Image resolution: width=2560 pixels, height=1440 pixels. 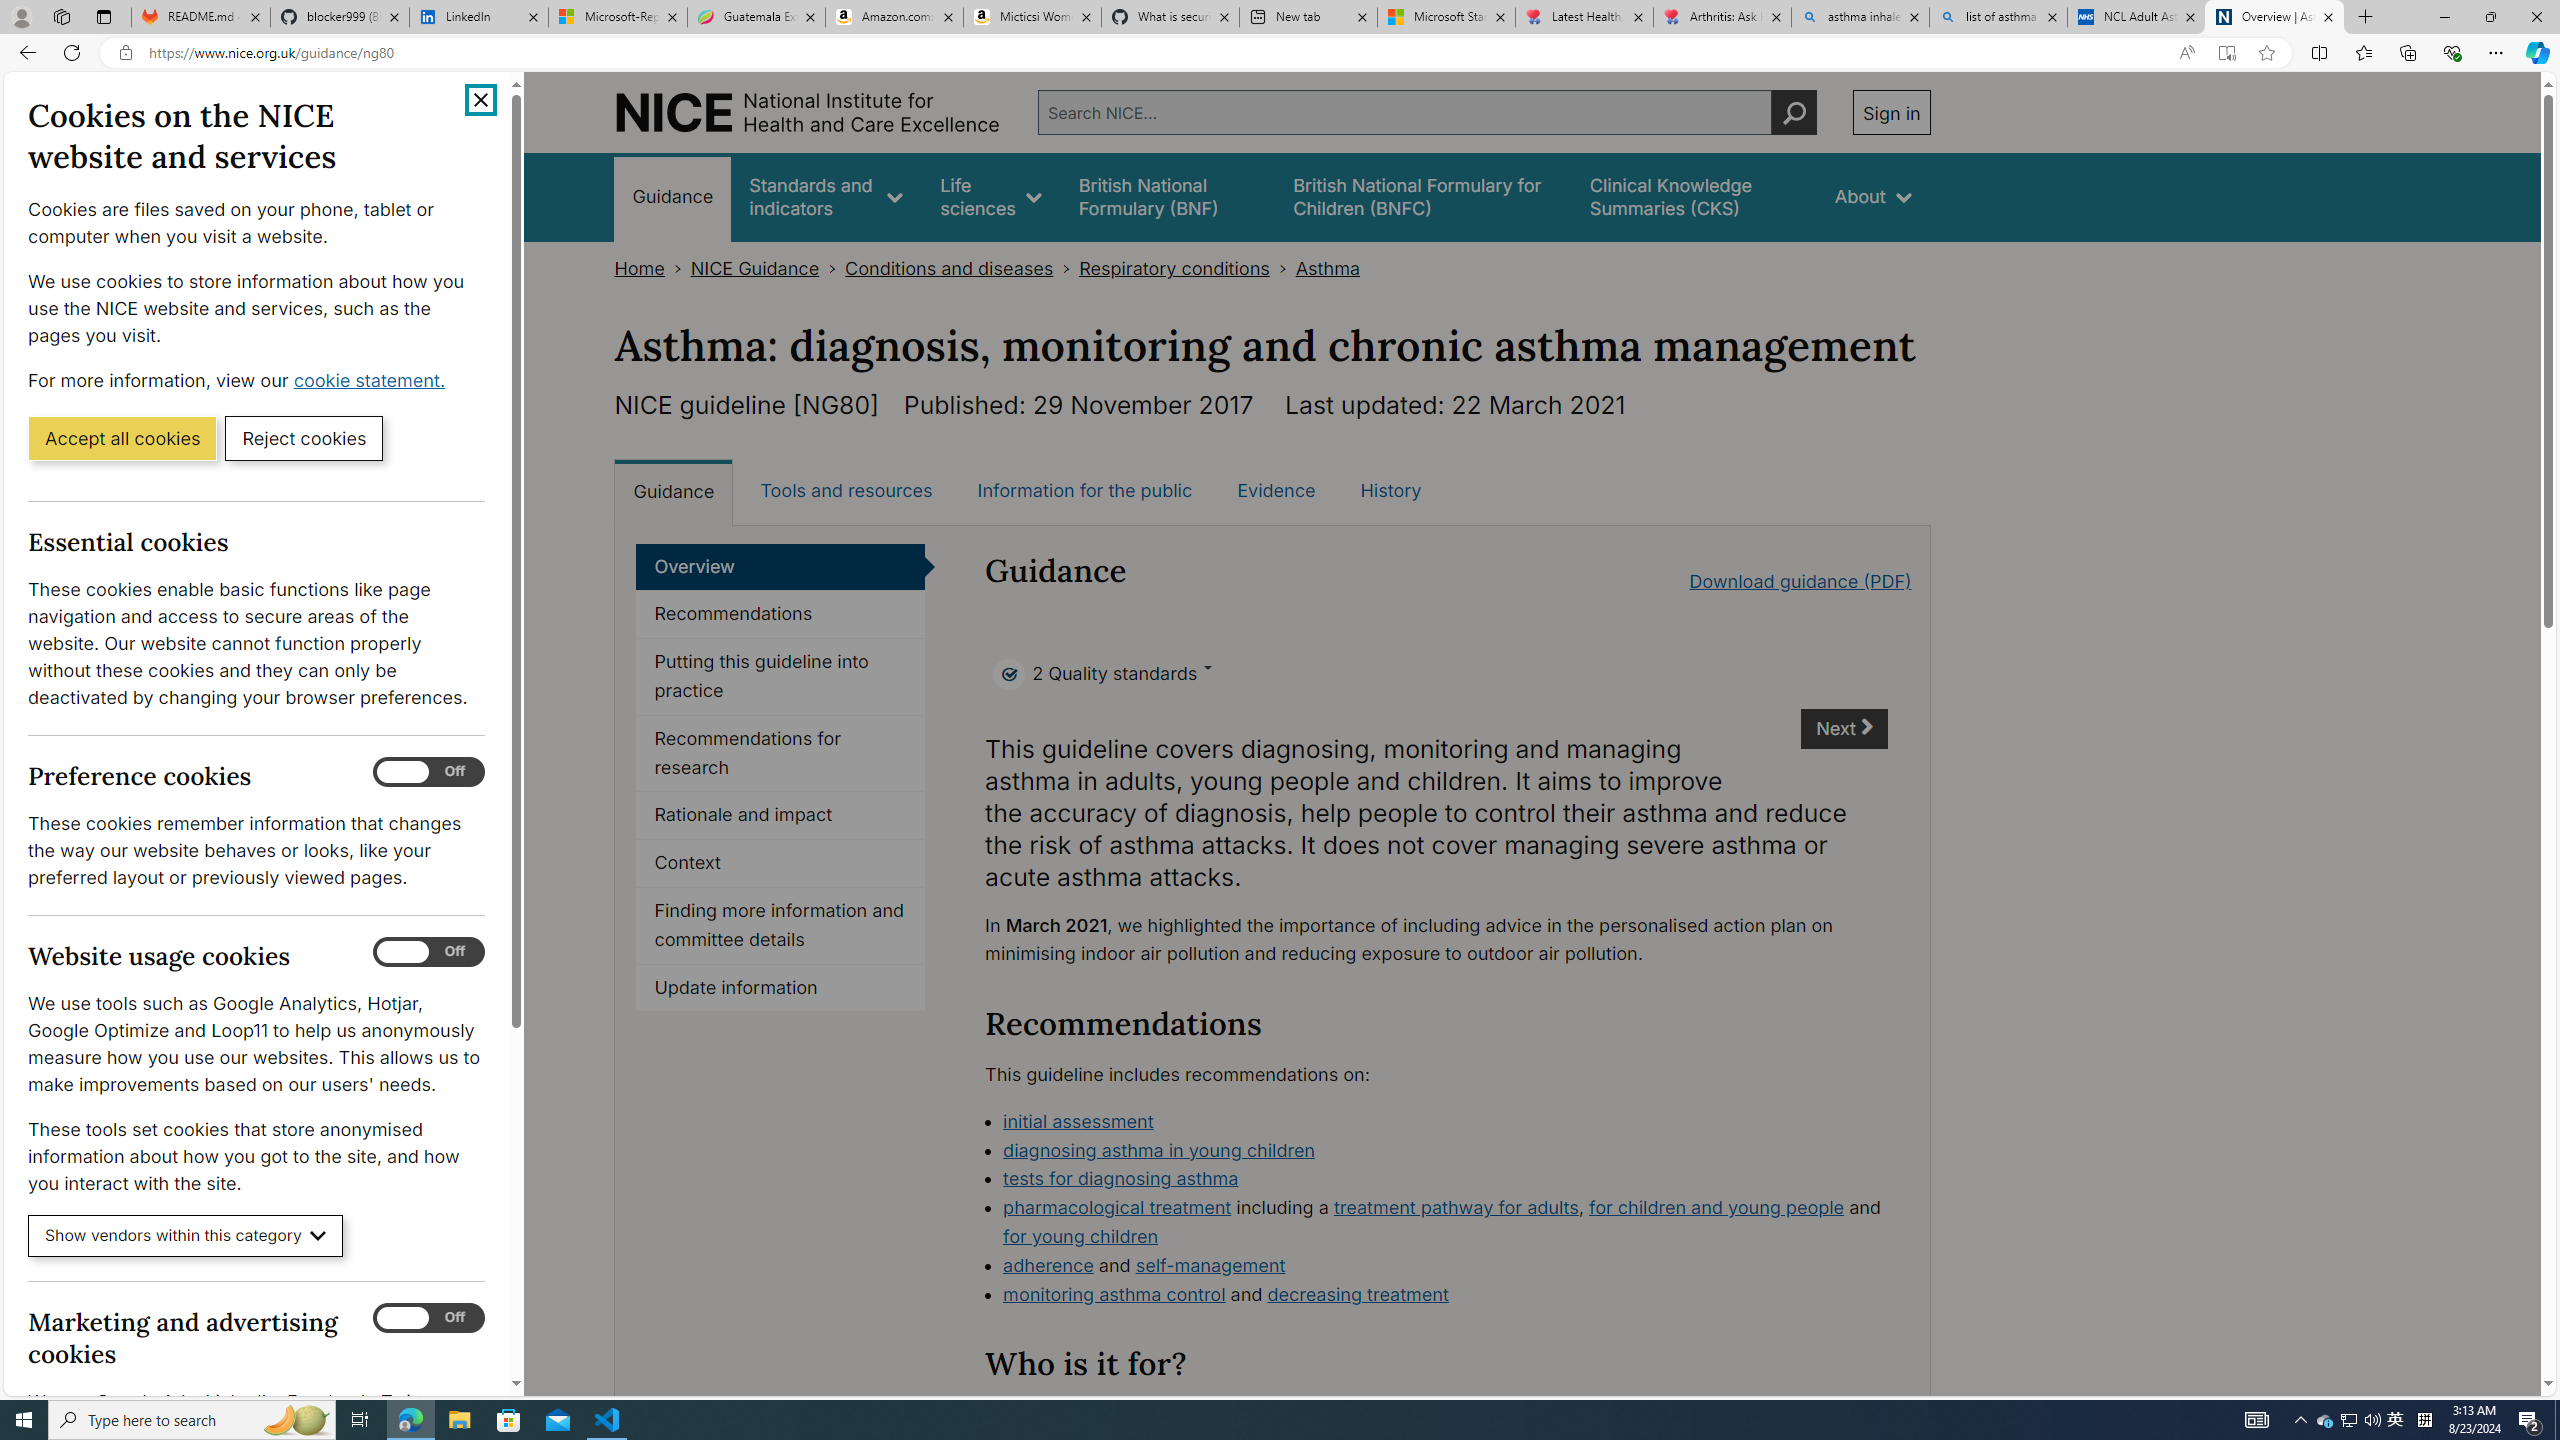 What do you see at coordinates (1275, 490) in the screenshot?
I see `'Evidence'` at bounding box center [1275, 490].